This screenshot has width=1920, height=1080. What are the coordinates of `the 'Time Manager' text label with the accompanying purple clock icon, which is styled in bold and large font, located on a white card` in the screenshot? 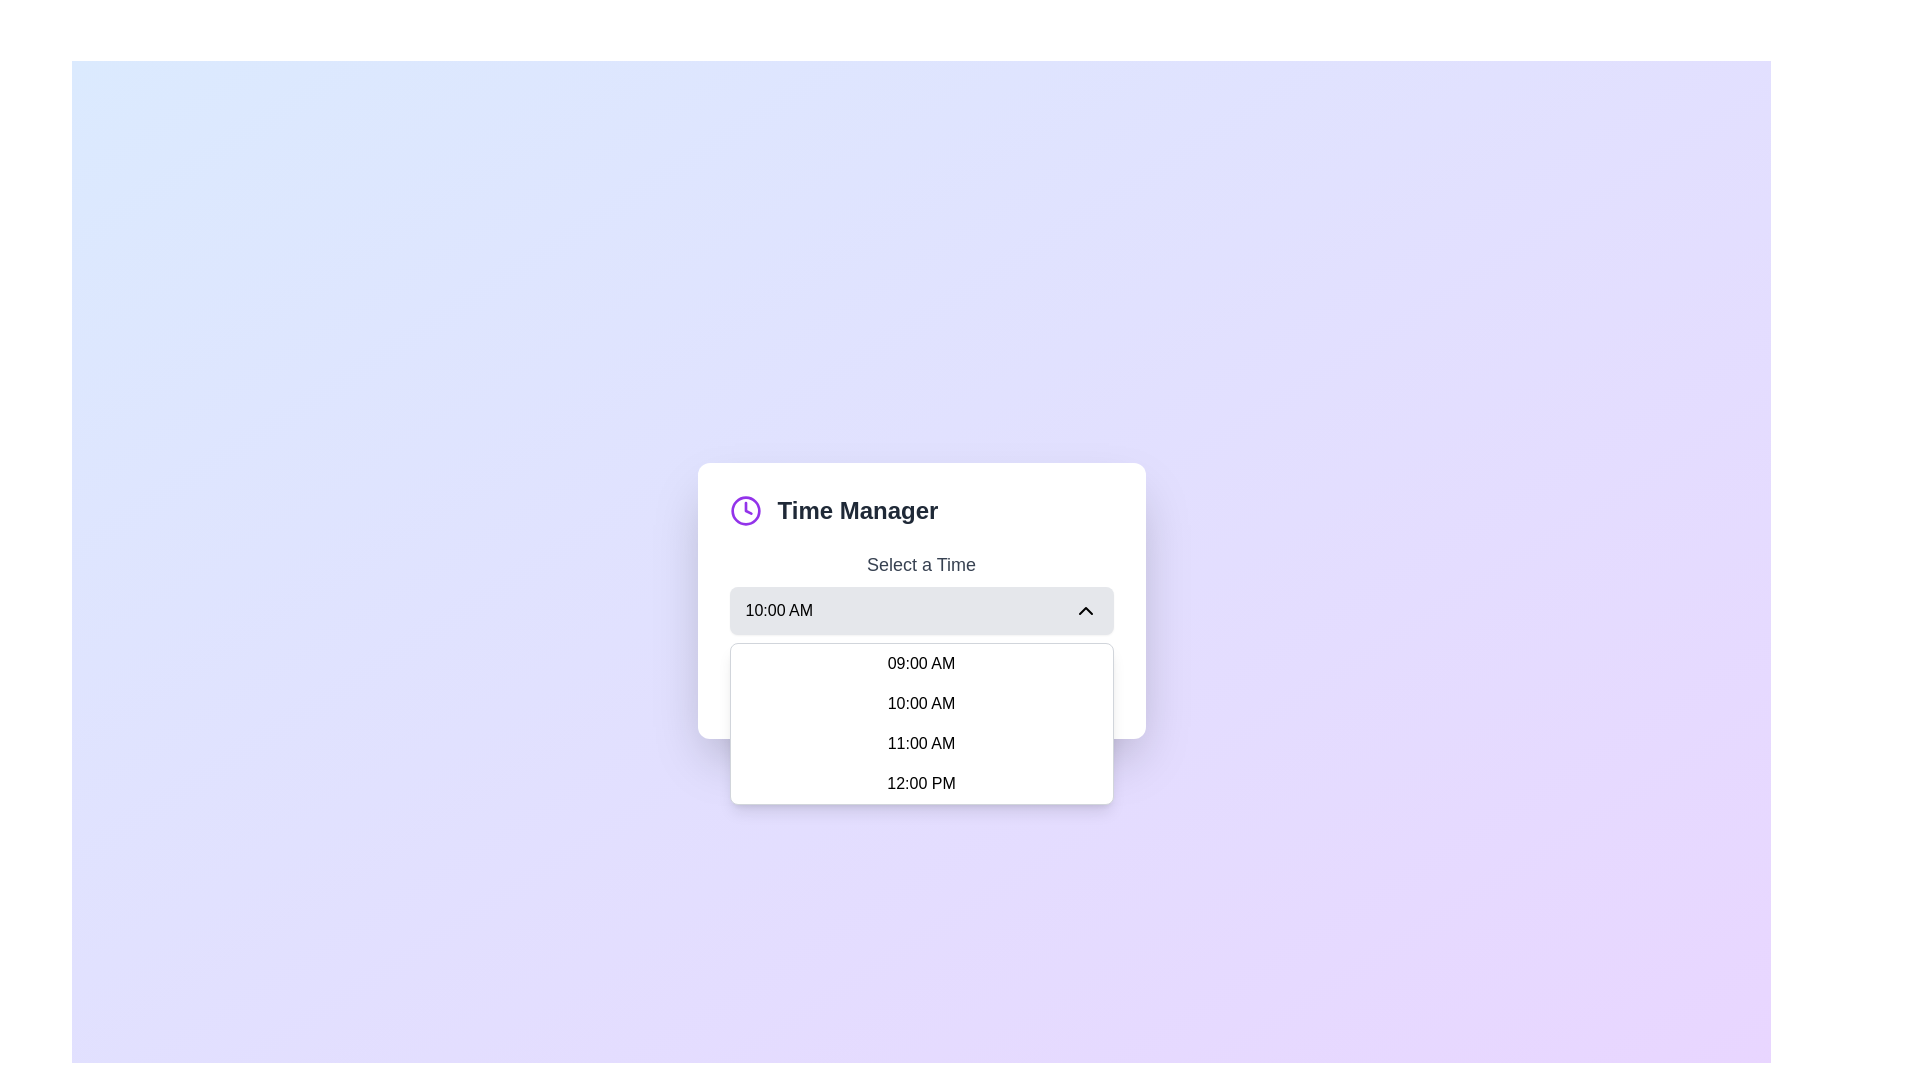 It's located at (920, 509).